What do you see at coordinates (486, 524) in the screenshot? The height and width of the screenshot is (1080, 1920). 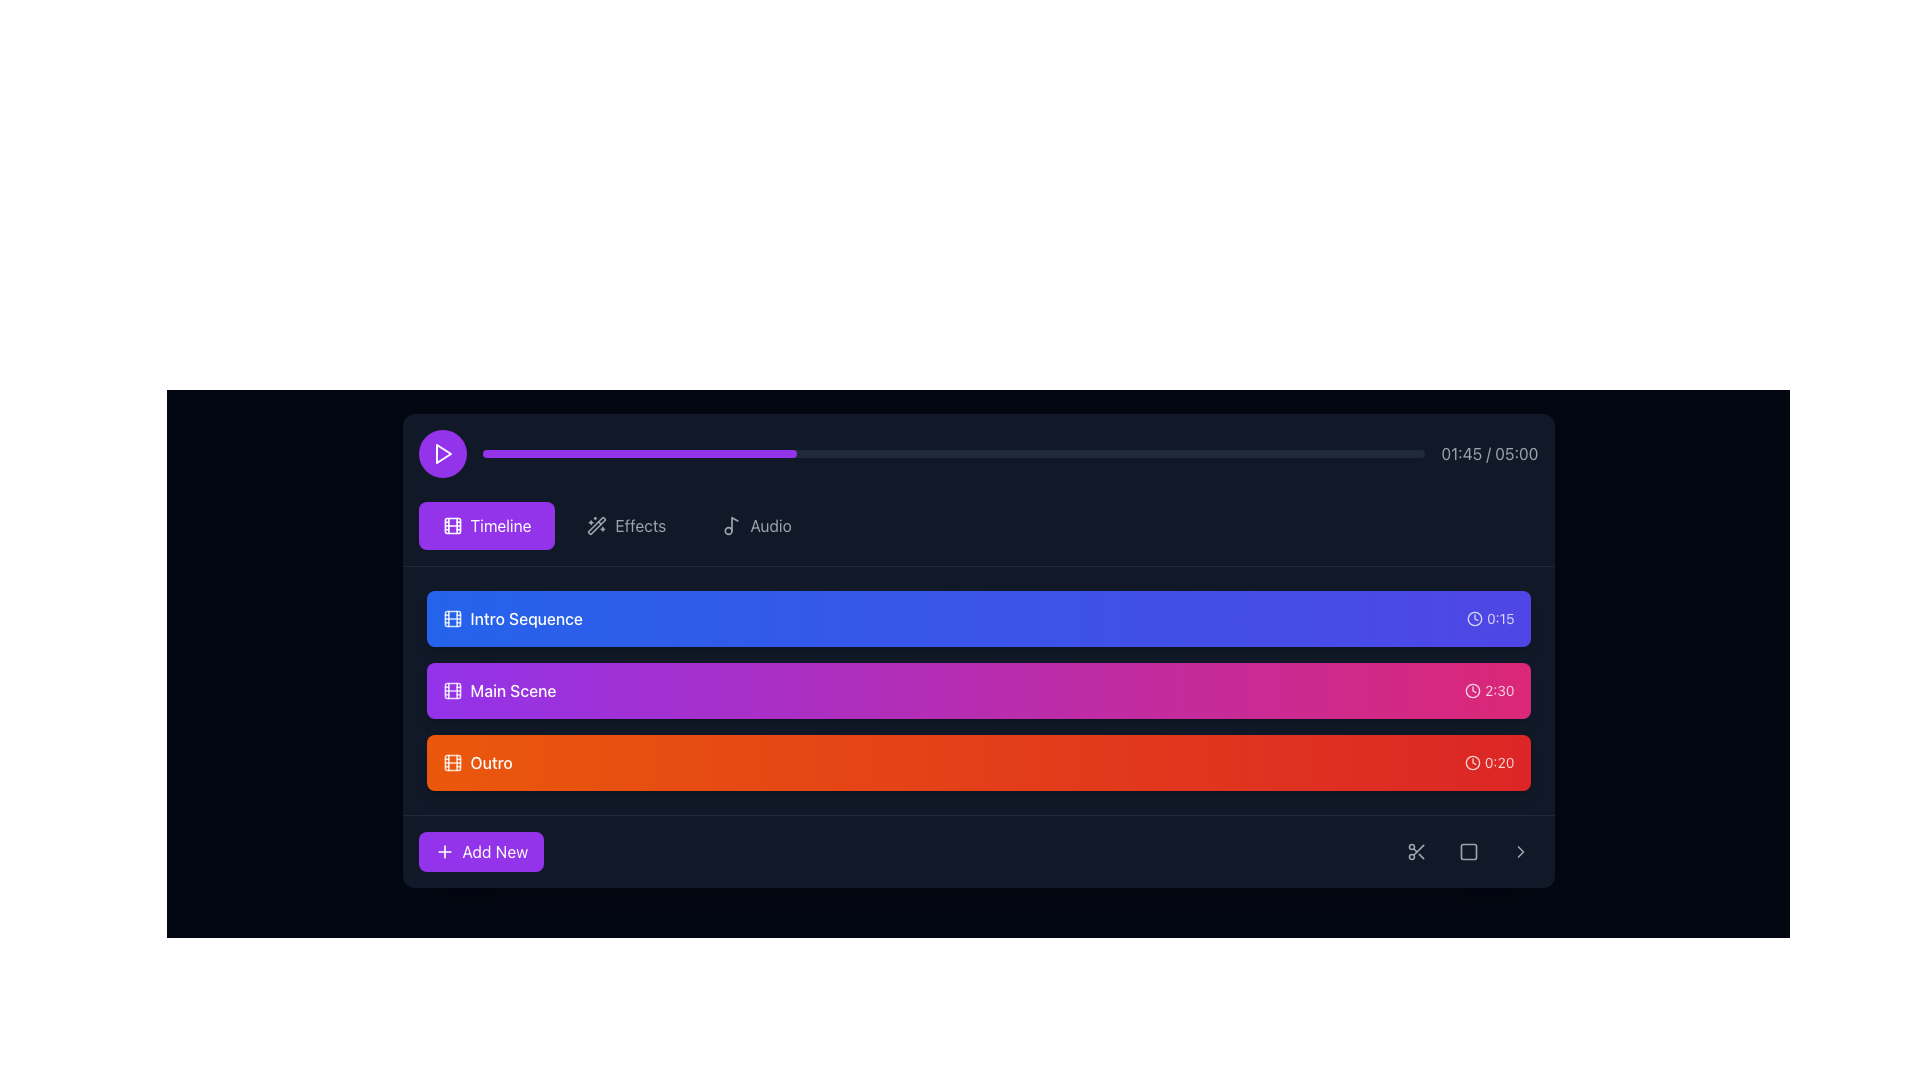 I see `the 'Timeline' button, which is a rectangular button with rounded corners, purple background, and a white film reel icon on the left, located at the leftmost side of the navigation bar near the top of the sidebar` at bounding box center [486, 524].